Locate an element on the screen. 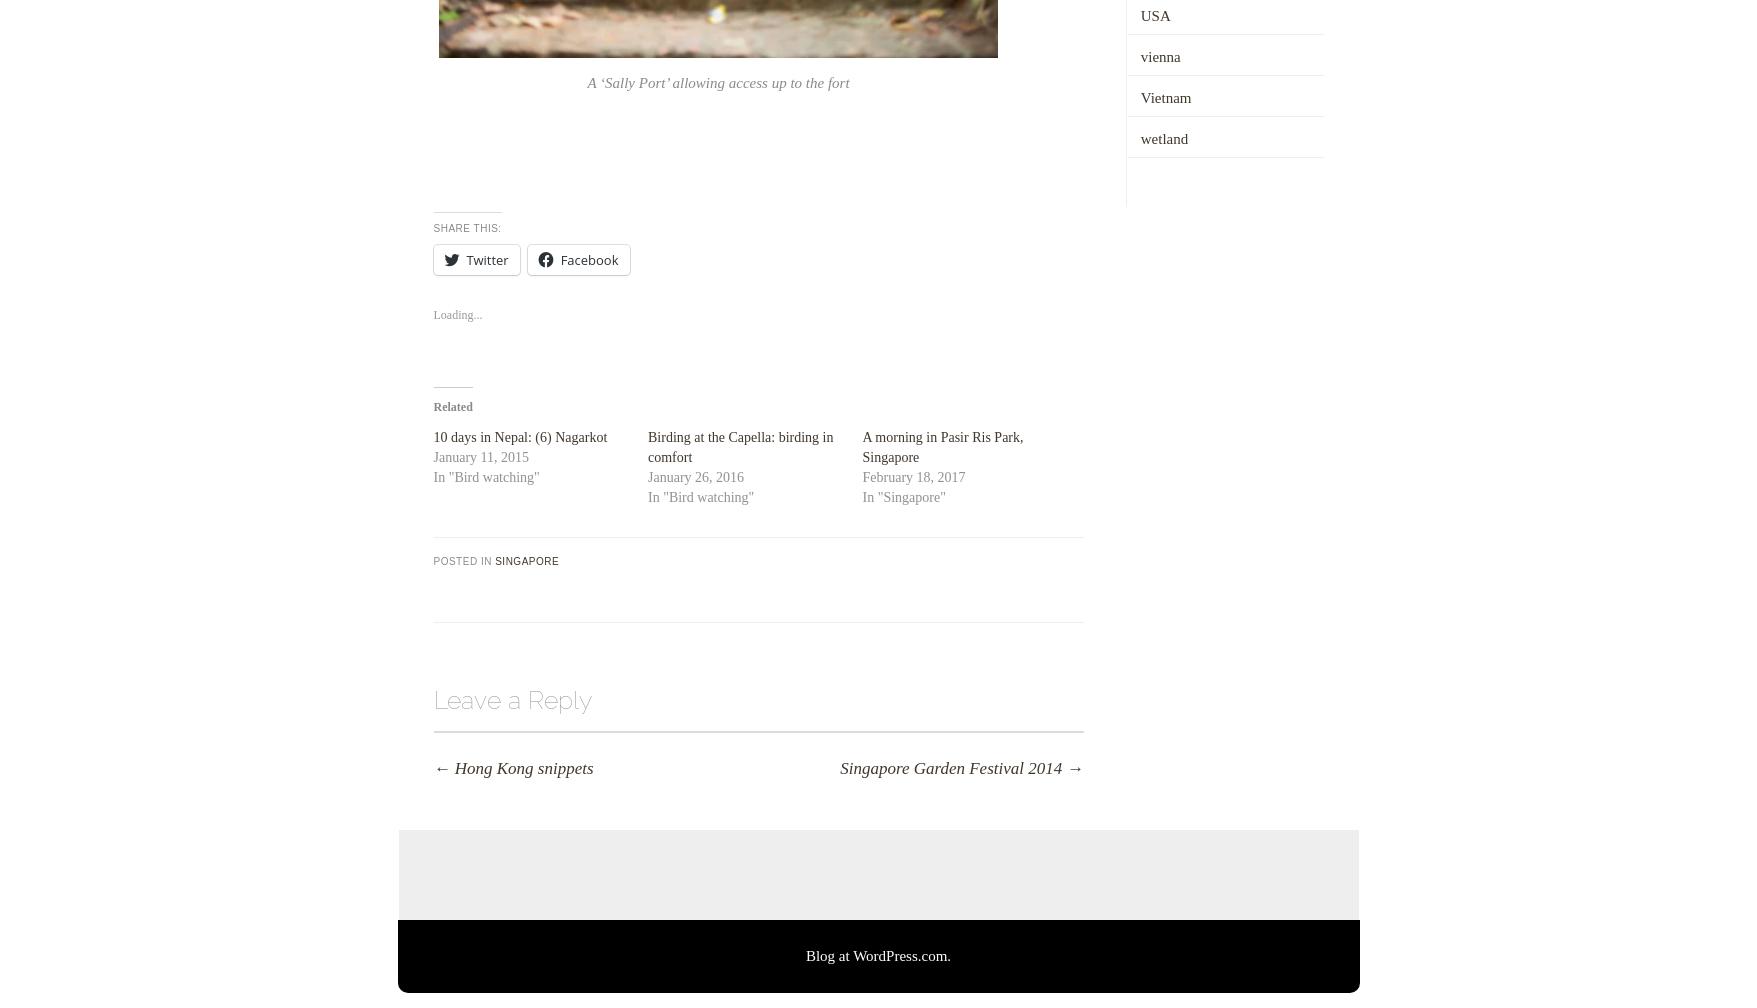  'Posted in' is located at coordinates (463, 555).